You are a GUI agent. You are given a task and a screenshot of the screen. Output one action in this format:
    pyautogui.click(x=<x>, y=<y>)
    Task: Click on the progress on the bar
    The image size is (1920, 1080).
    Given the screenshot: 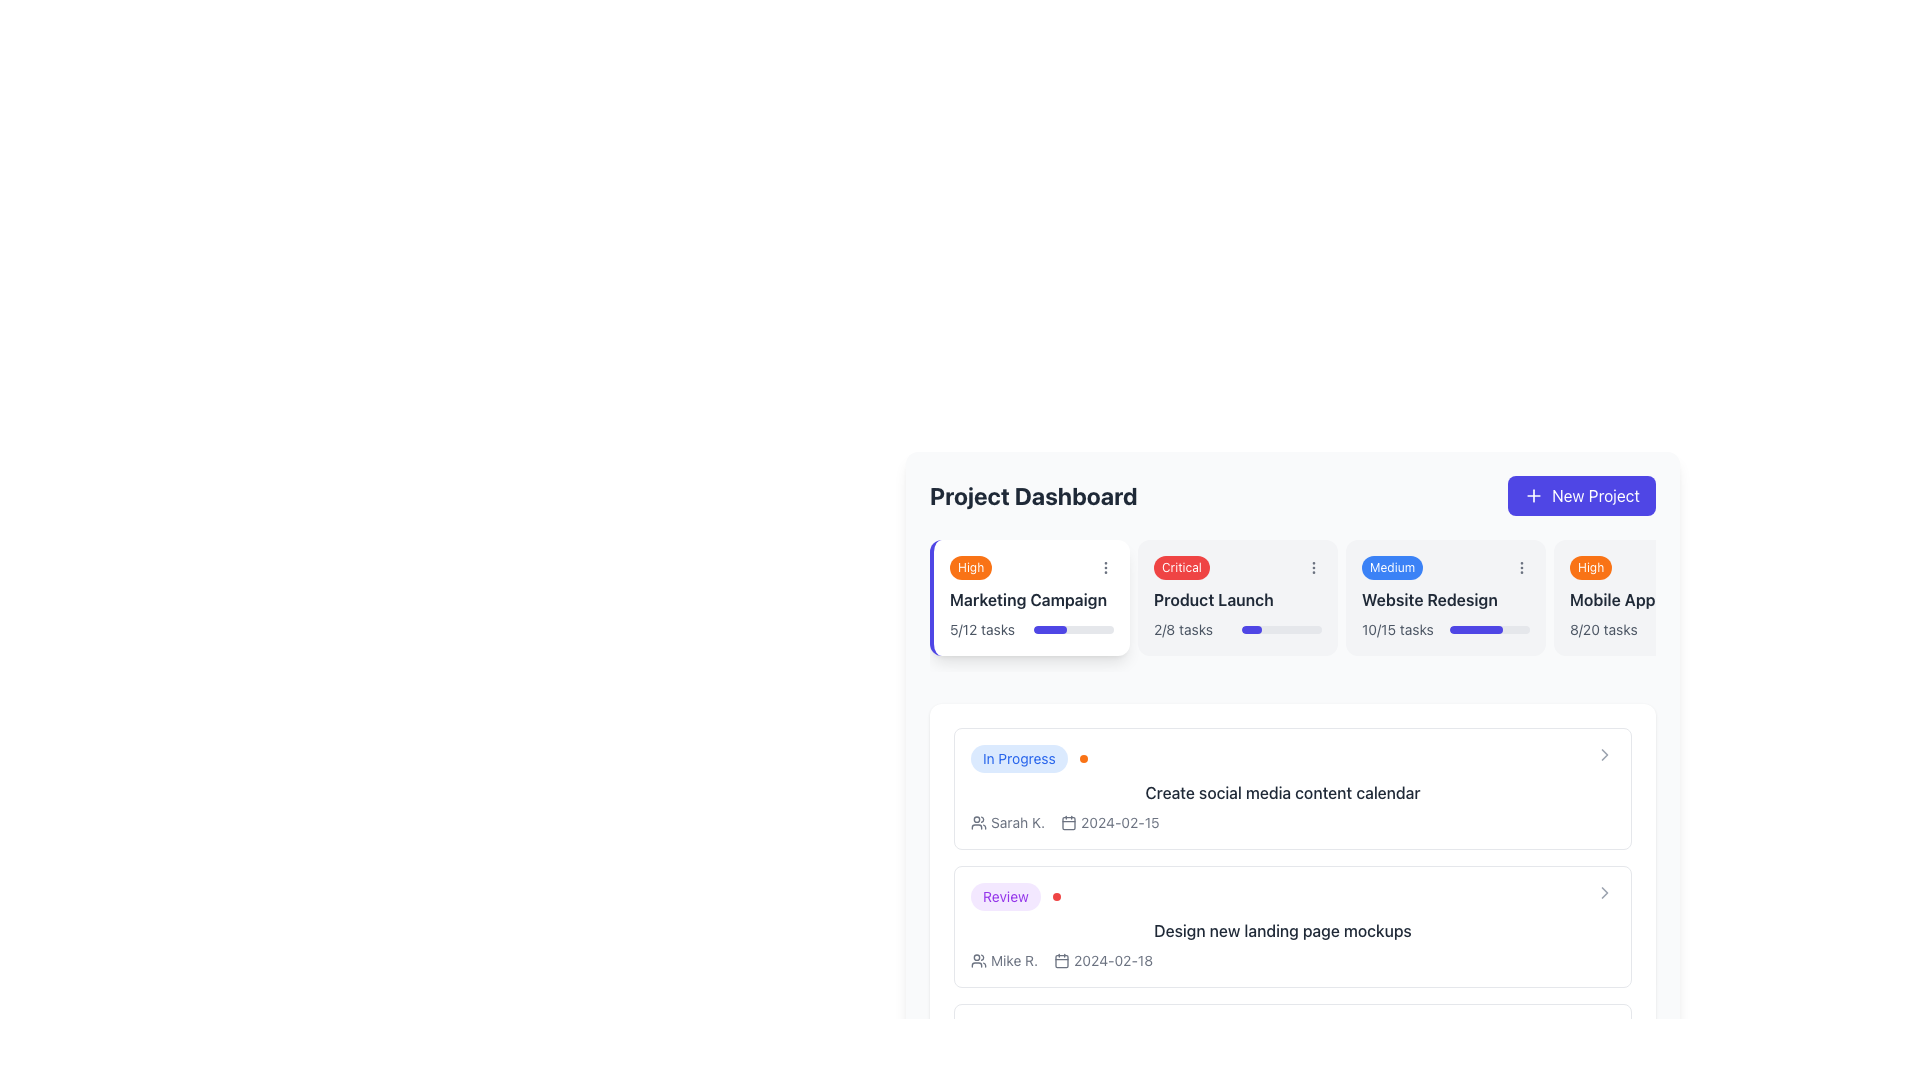 What is the action you would take?
    pyautogui.click(x=1084, y=628)
    